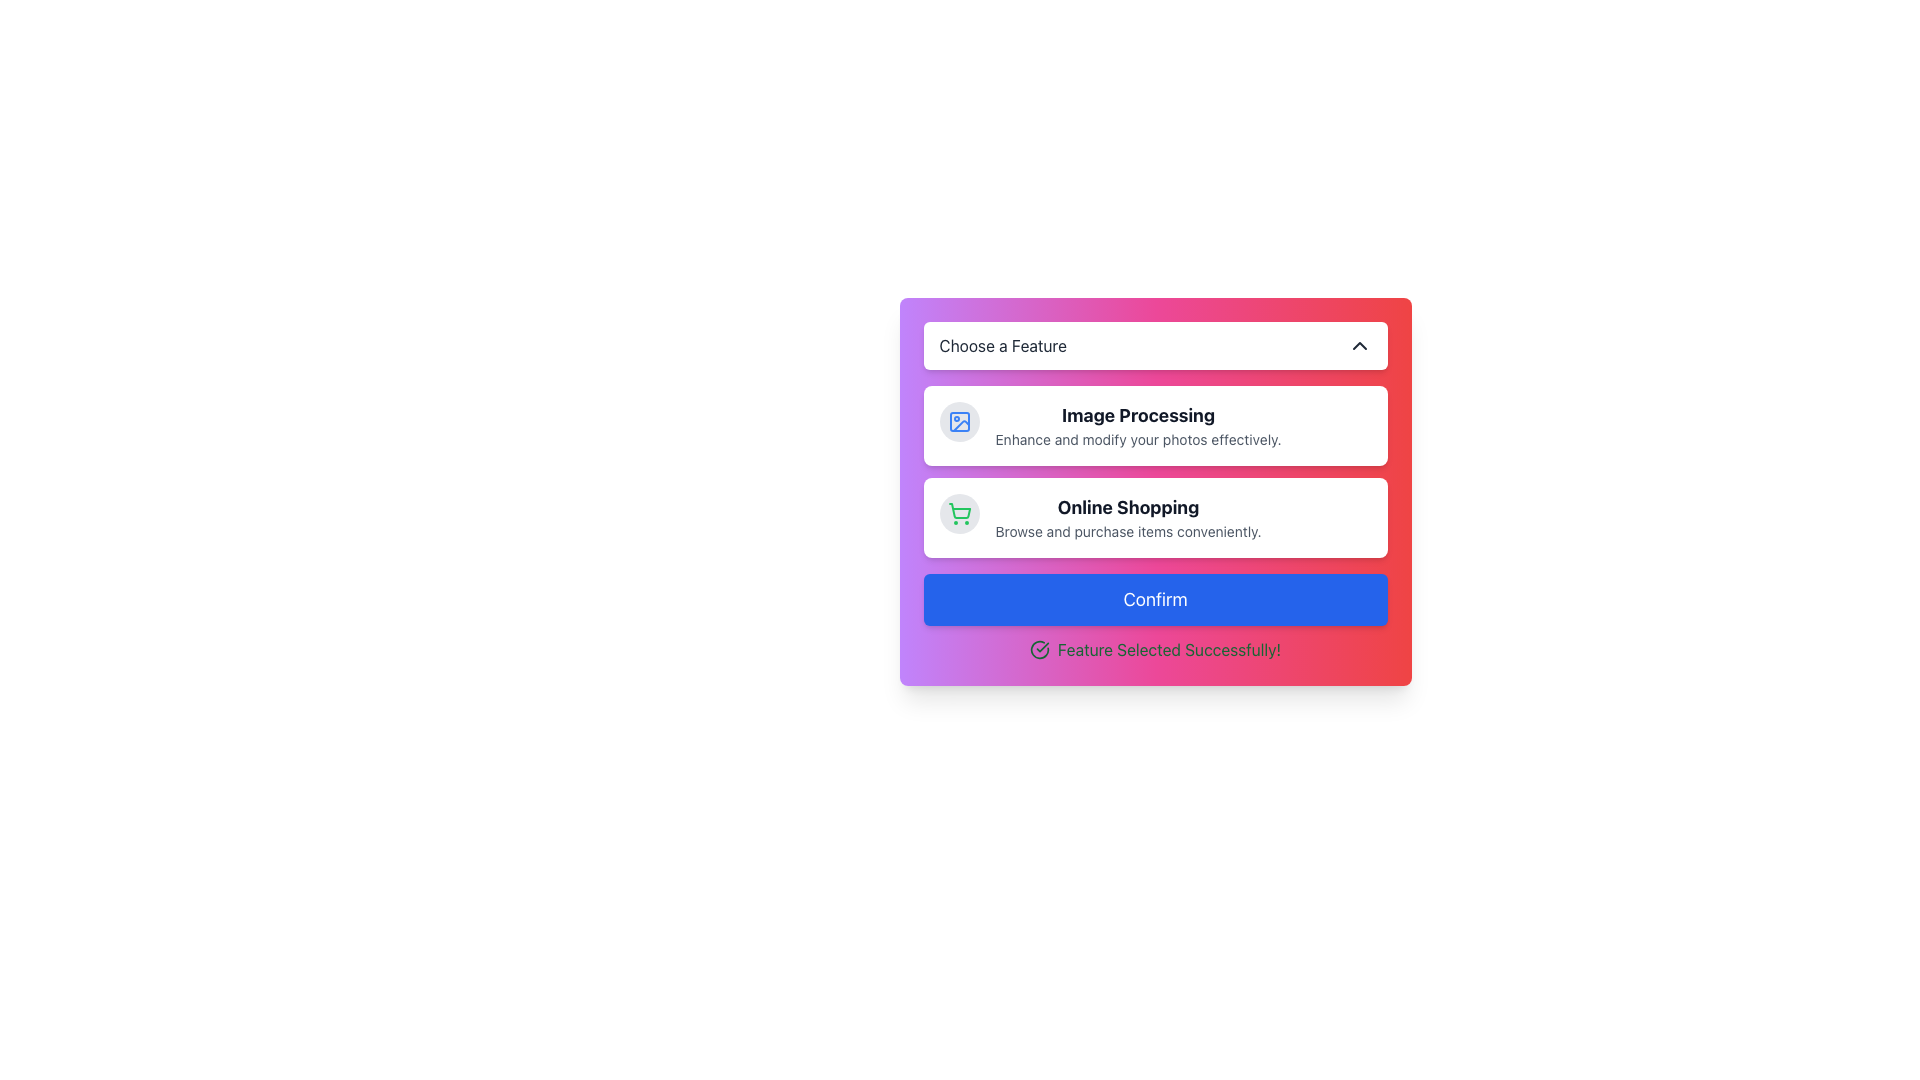 Image resolution: width=1920 pixels, height=1080 pixels. What do you see at coordinates (1359, 345) in the screenshot?
I see `the upward-pointing arrow icon button located at the top-right corner of the 'Choose a Feature' section` at bounding box center [1359, 345].